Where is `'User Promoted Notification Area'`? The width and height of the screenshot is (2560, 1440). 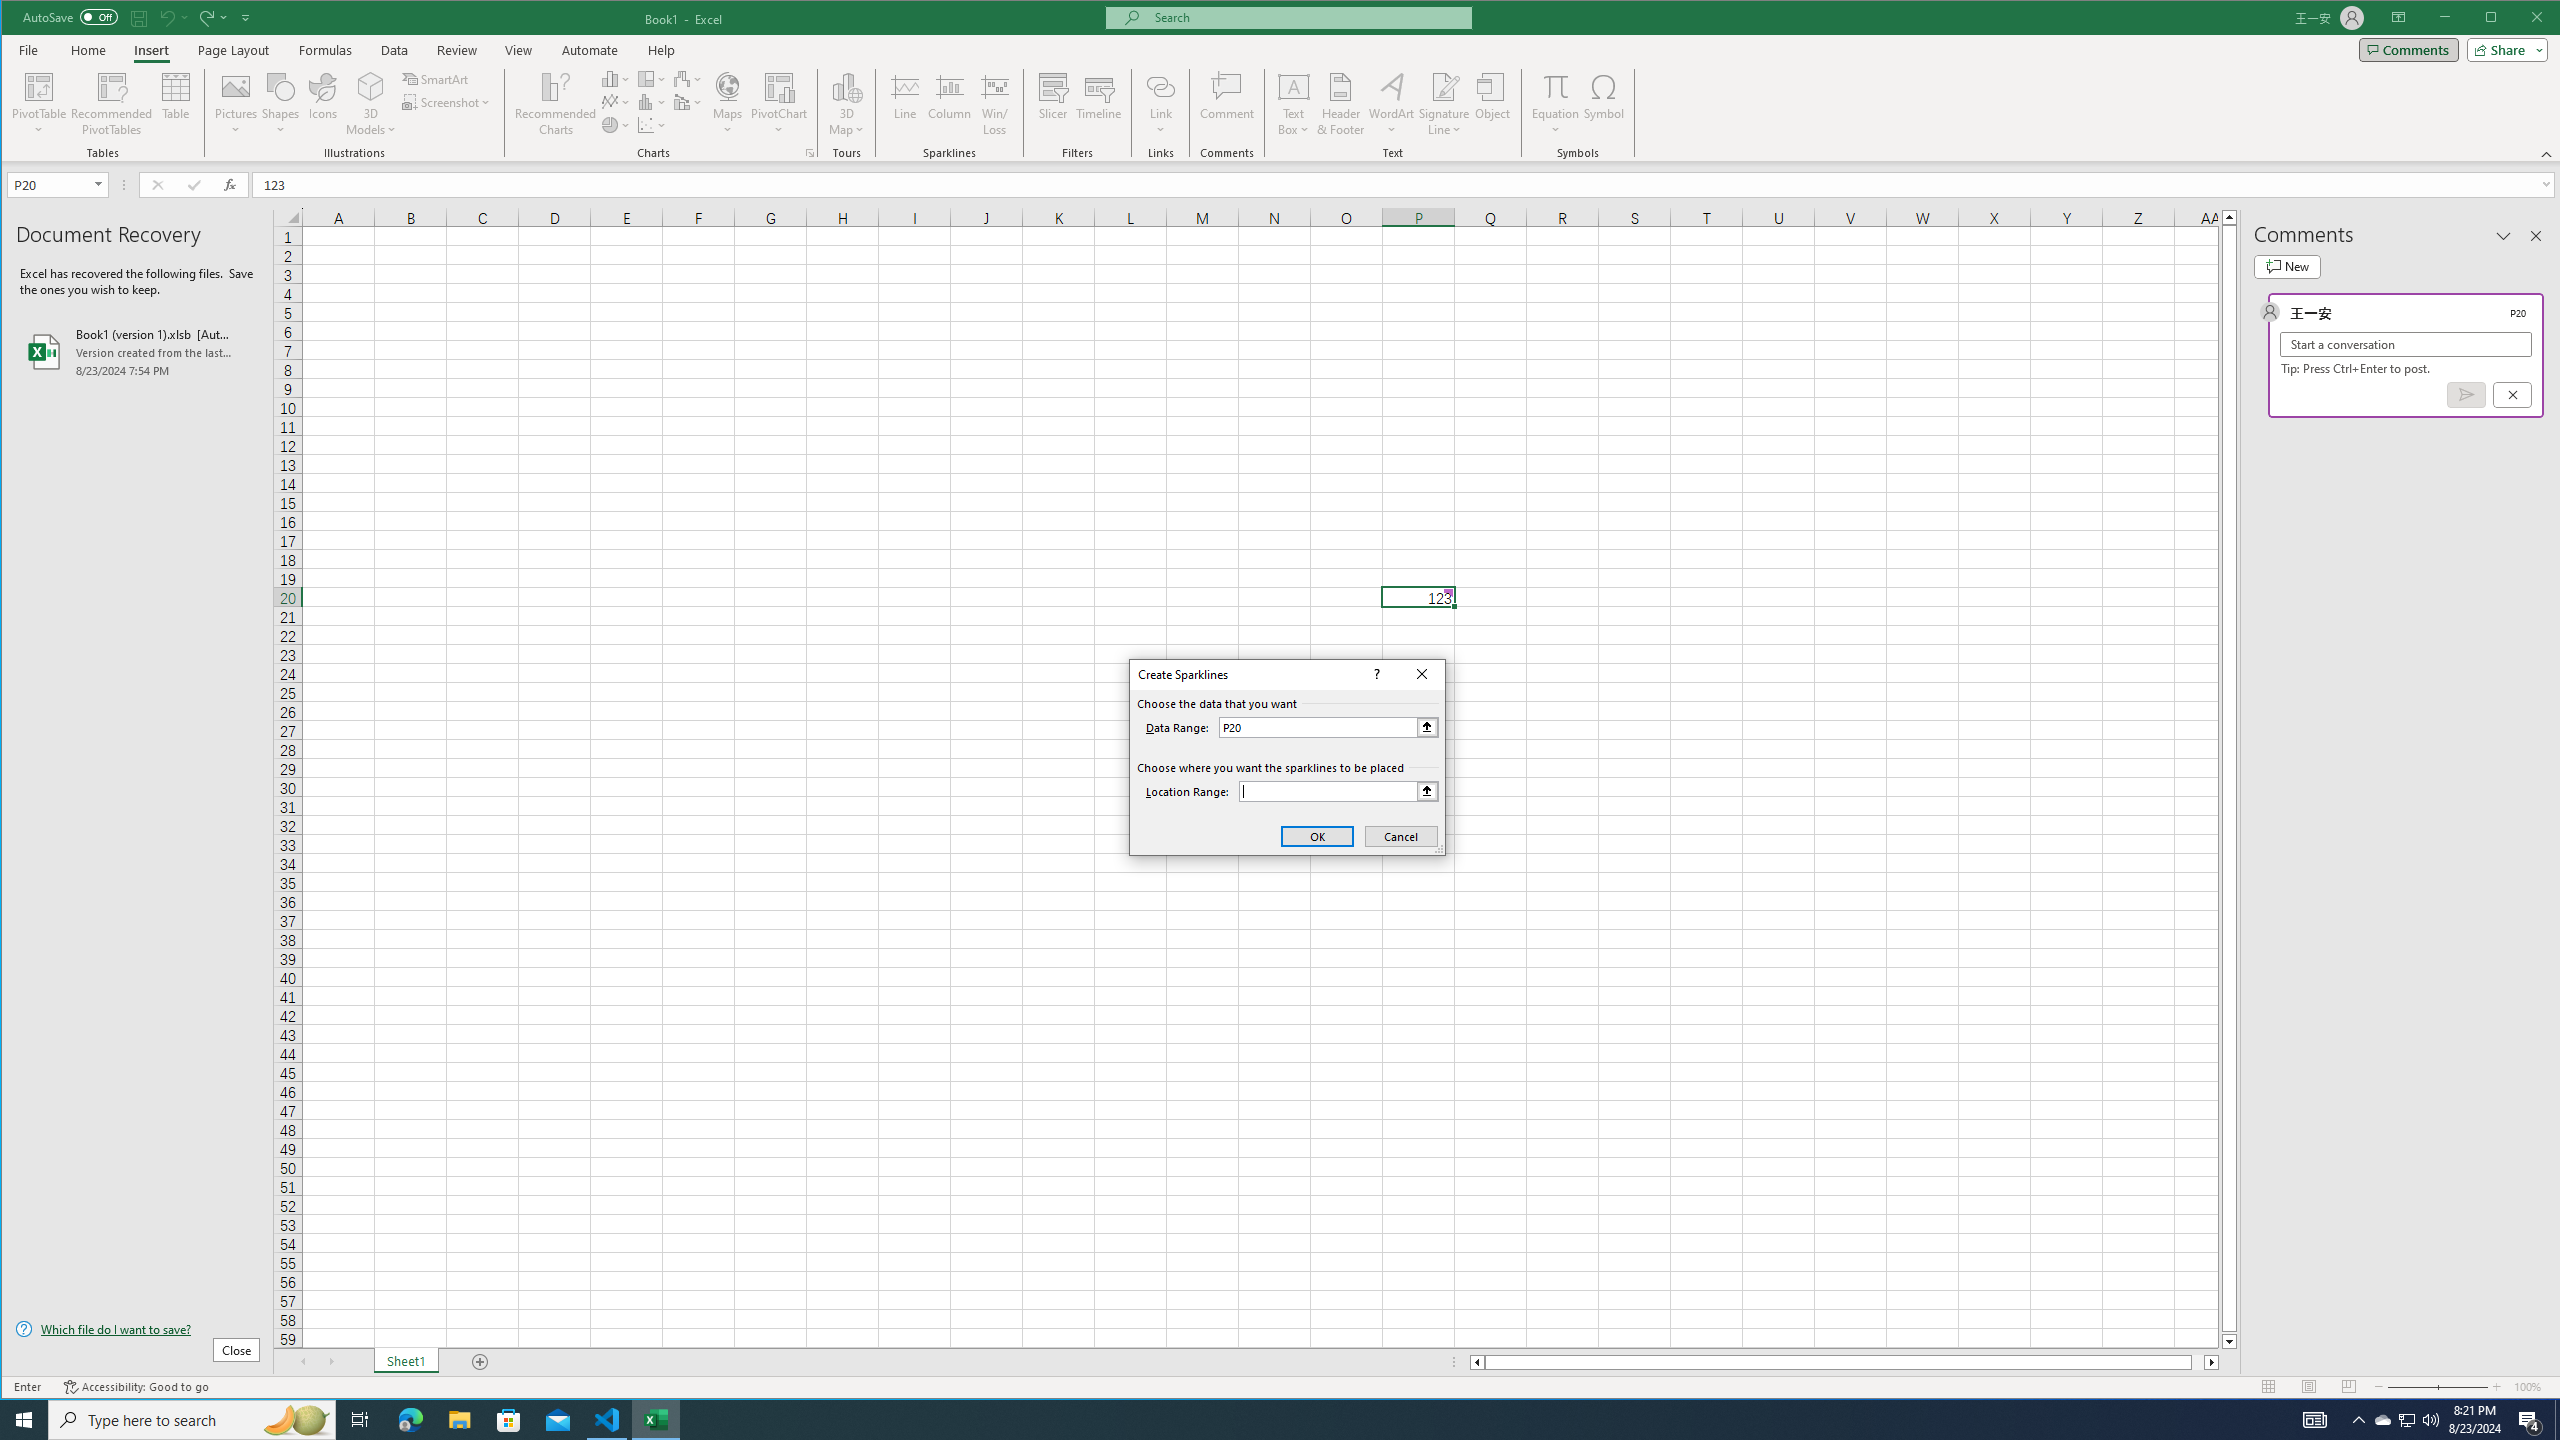 'User Promoted Notification Area' is located at coordinates (2405, 1418).